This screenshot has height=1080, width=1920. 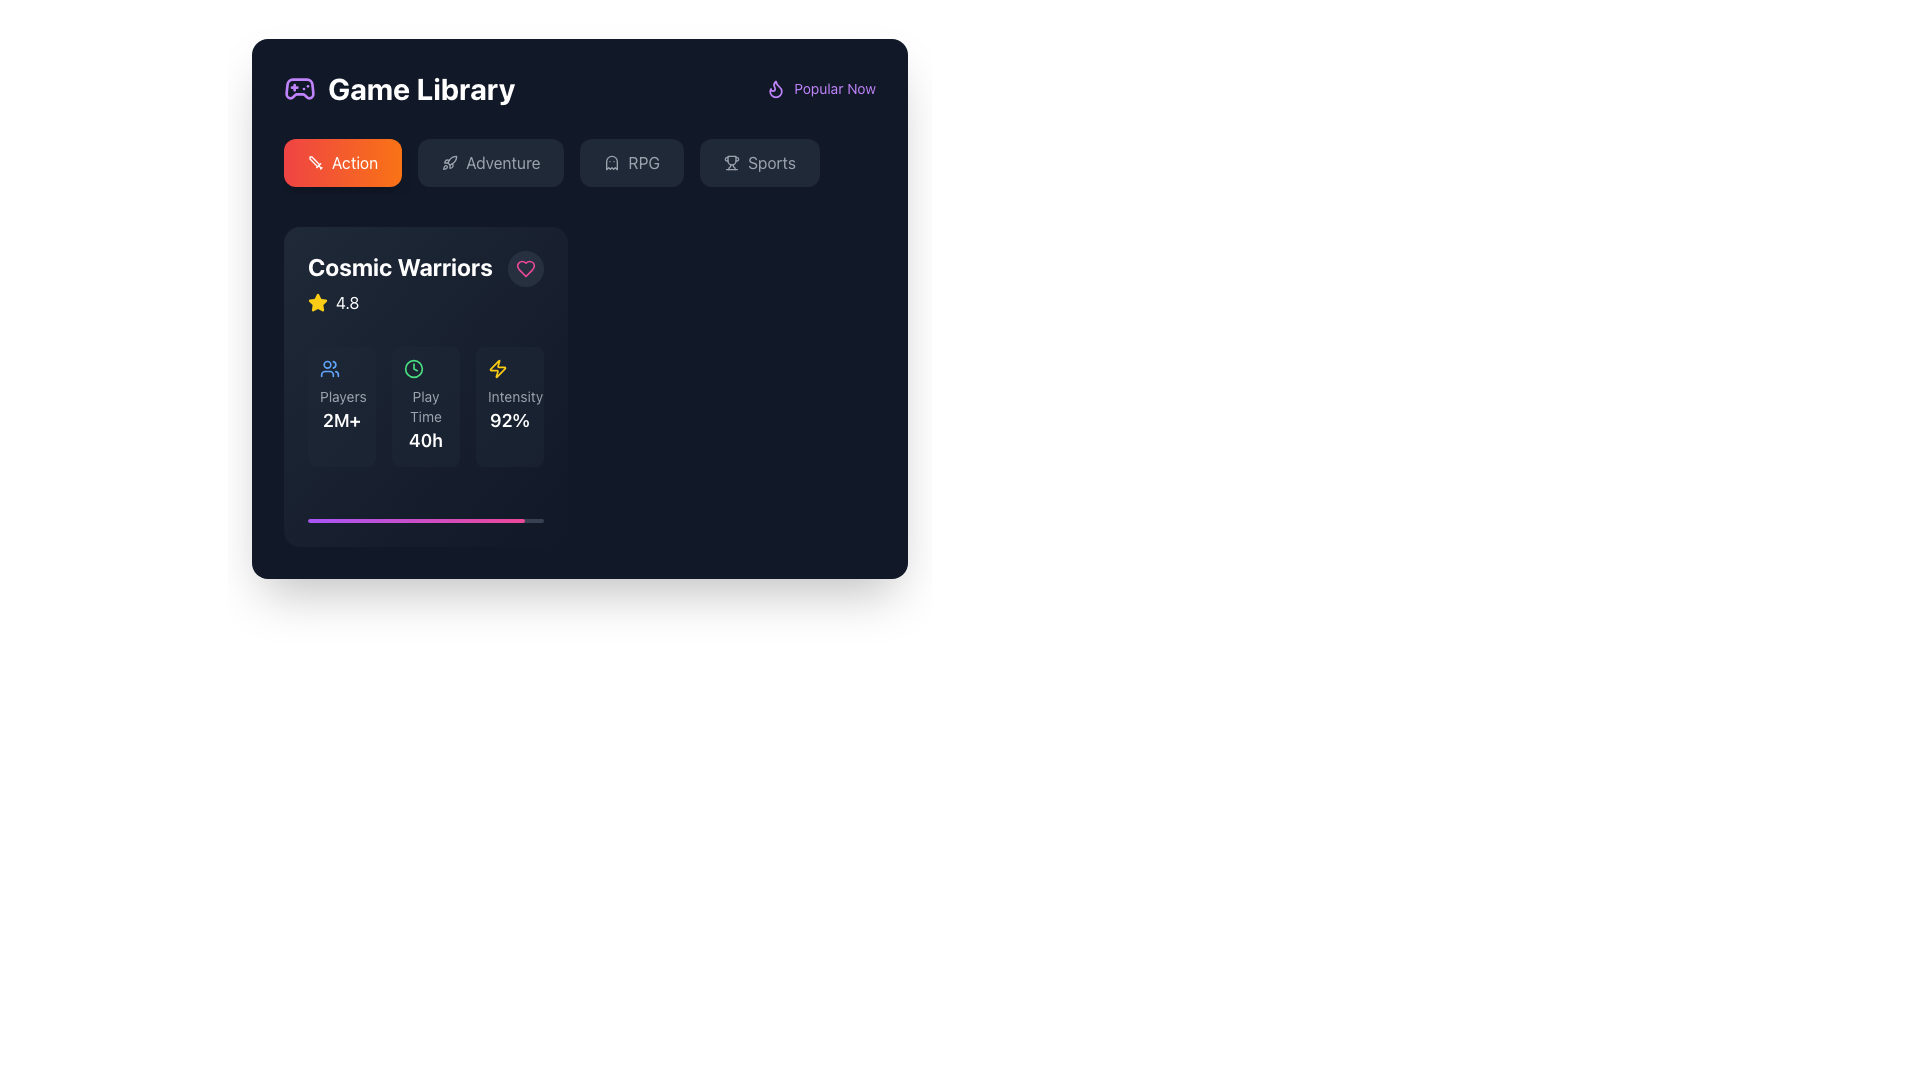 I want to click on the circular clock icon with a green border and black center, located in the second column of the 'Play Time' section, above the text '40h', so click(x=412, y=369).